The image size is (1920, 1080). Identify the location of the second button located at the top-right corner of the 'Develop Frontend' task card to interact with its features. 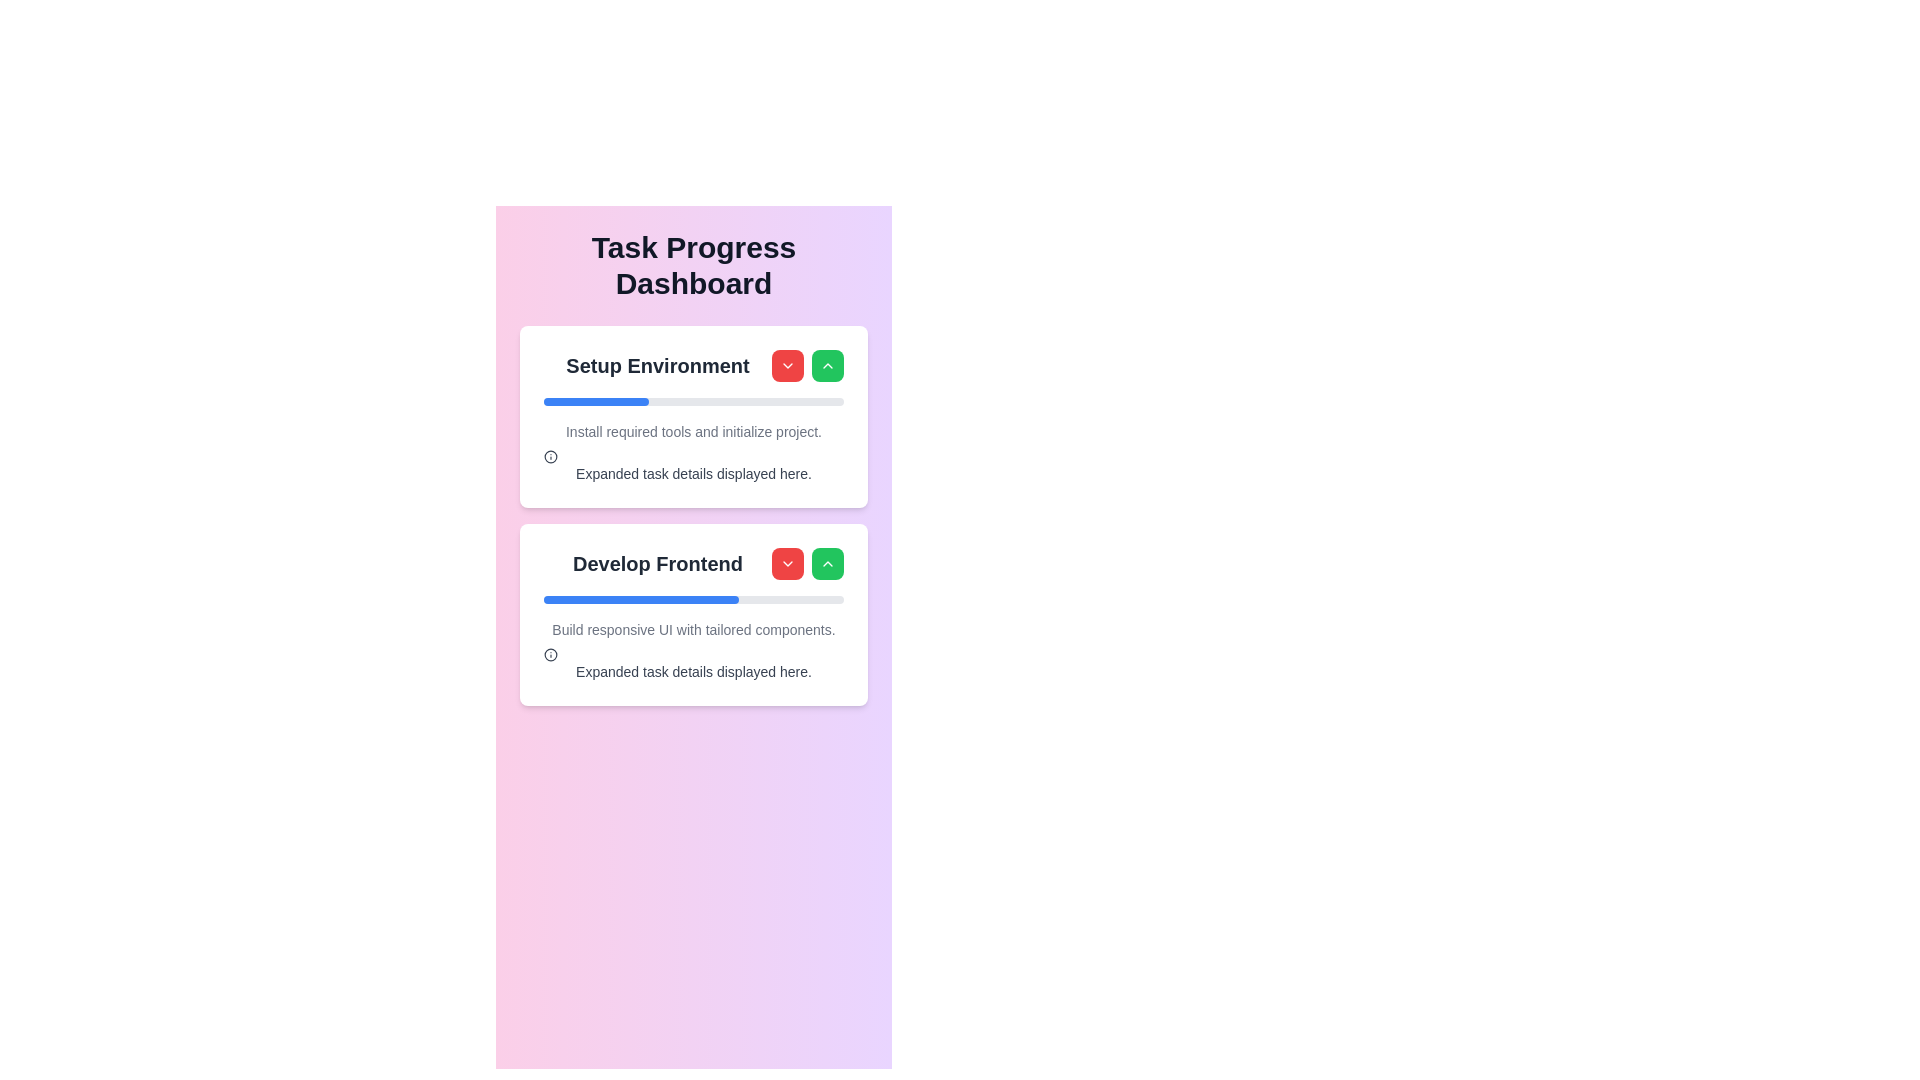
(828, 563).